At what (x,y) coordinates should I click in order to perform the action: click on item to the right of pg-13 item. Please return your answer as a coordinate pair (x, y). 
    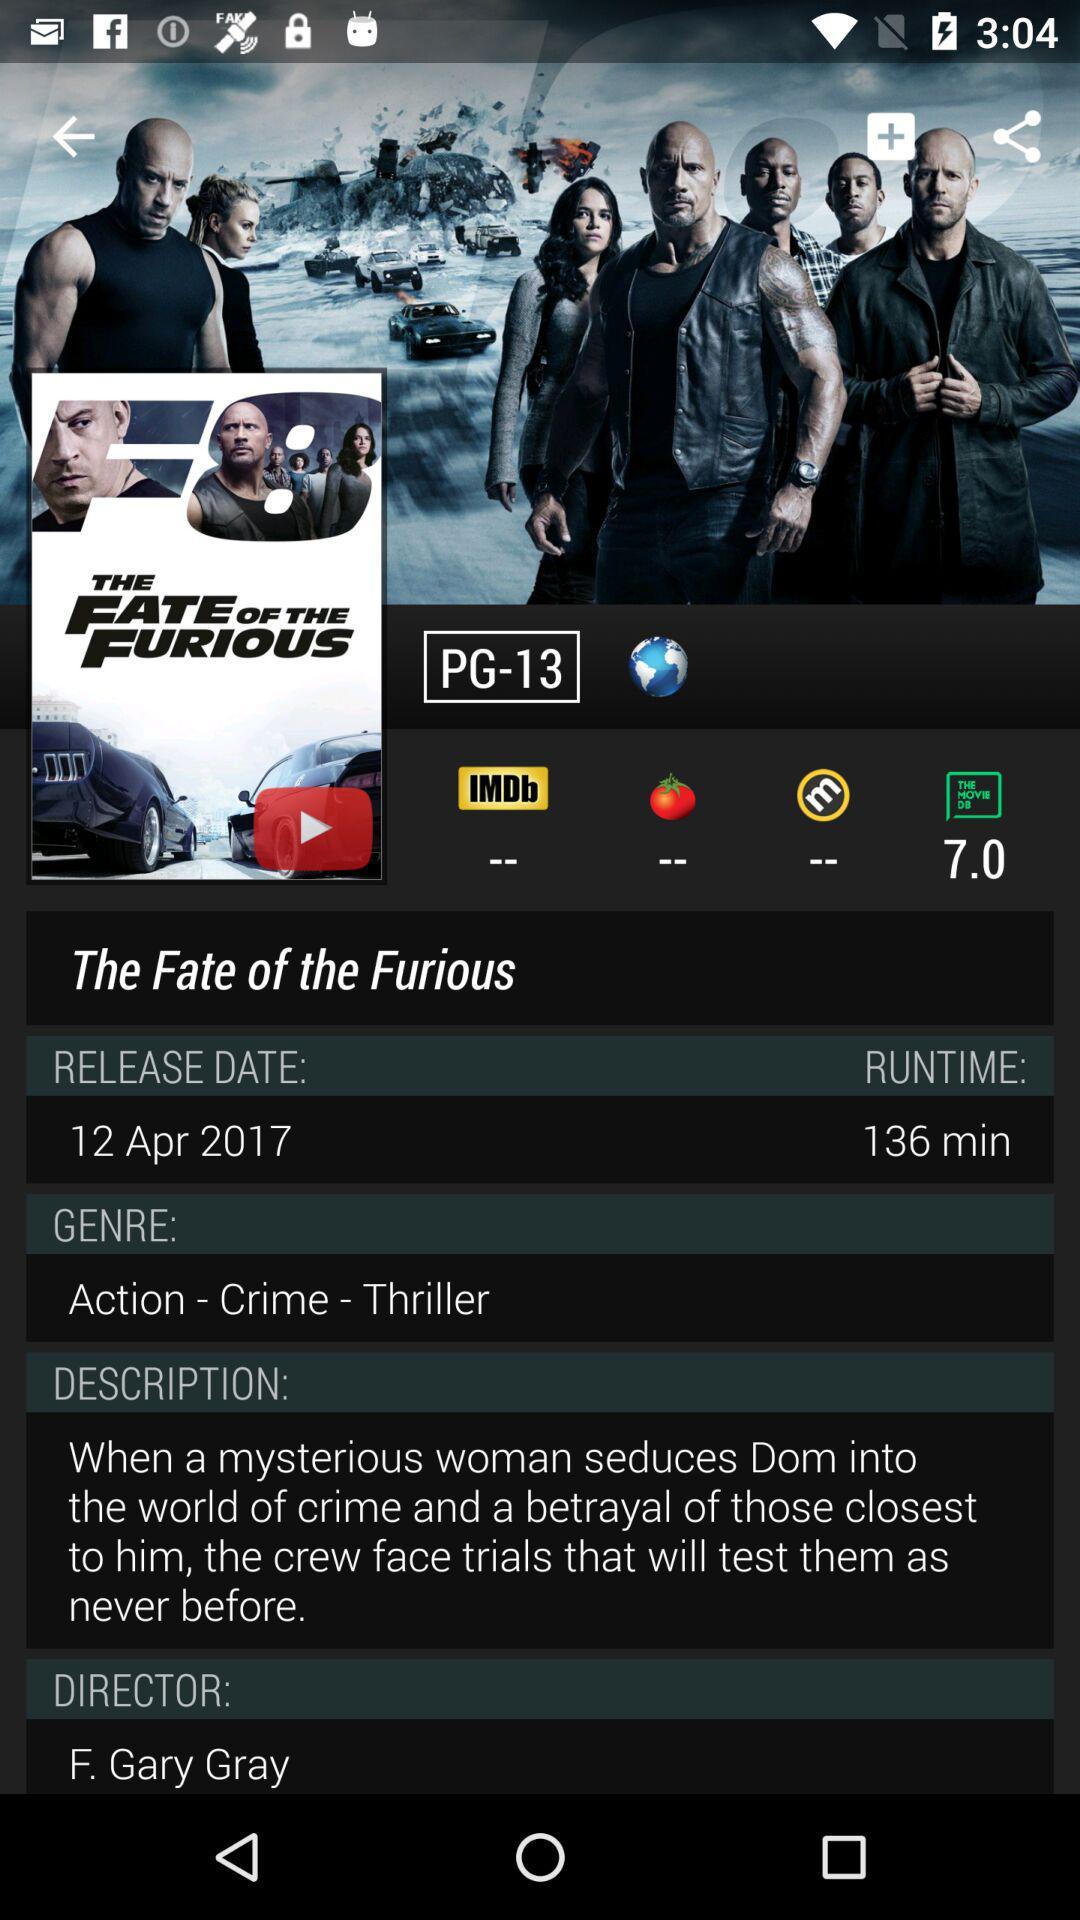
    Looking at the image, I should click on (658, 666).